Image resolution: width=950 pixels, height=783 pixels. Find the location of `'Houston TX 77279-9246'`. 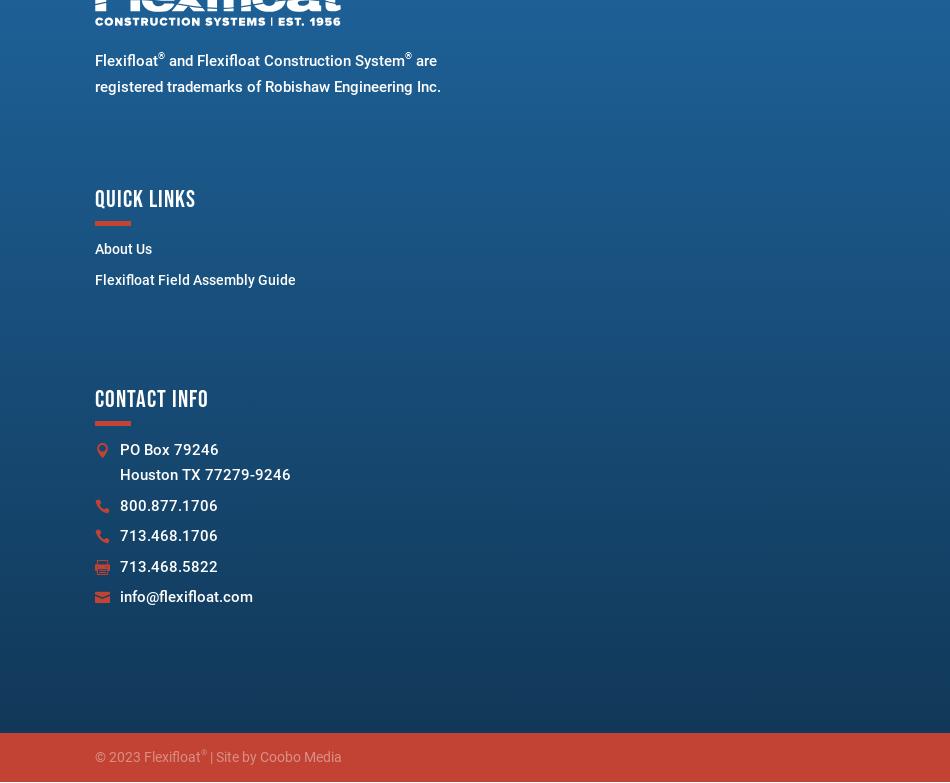

'Houston TX 77279-9246' is located at coordinates (205, 473).